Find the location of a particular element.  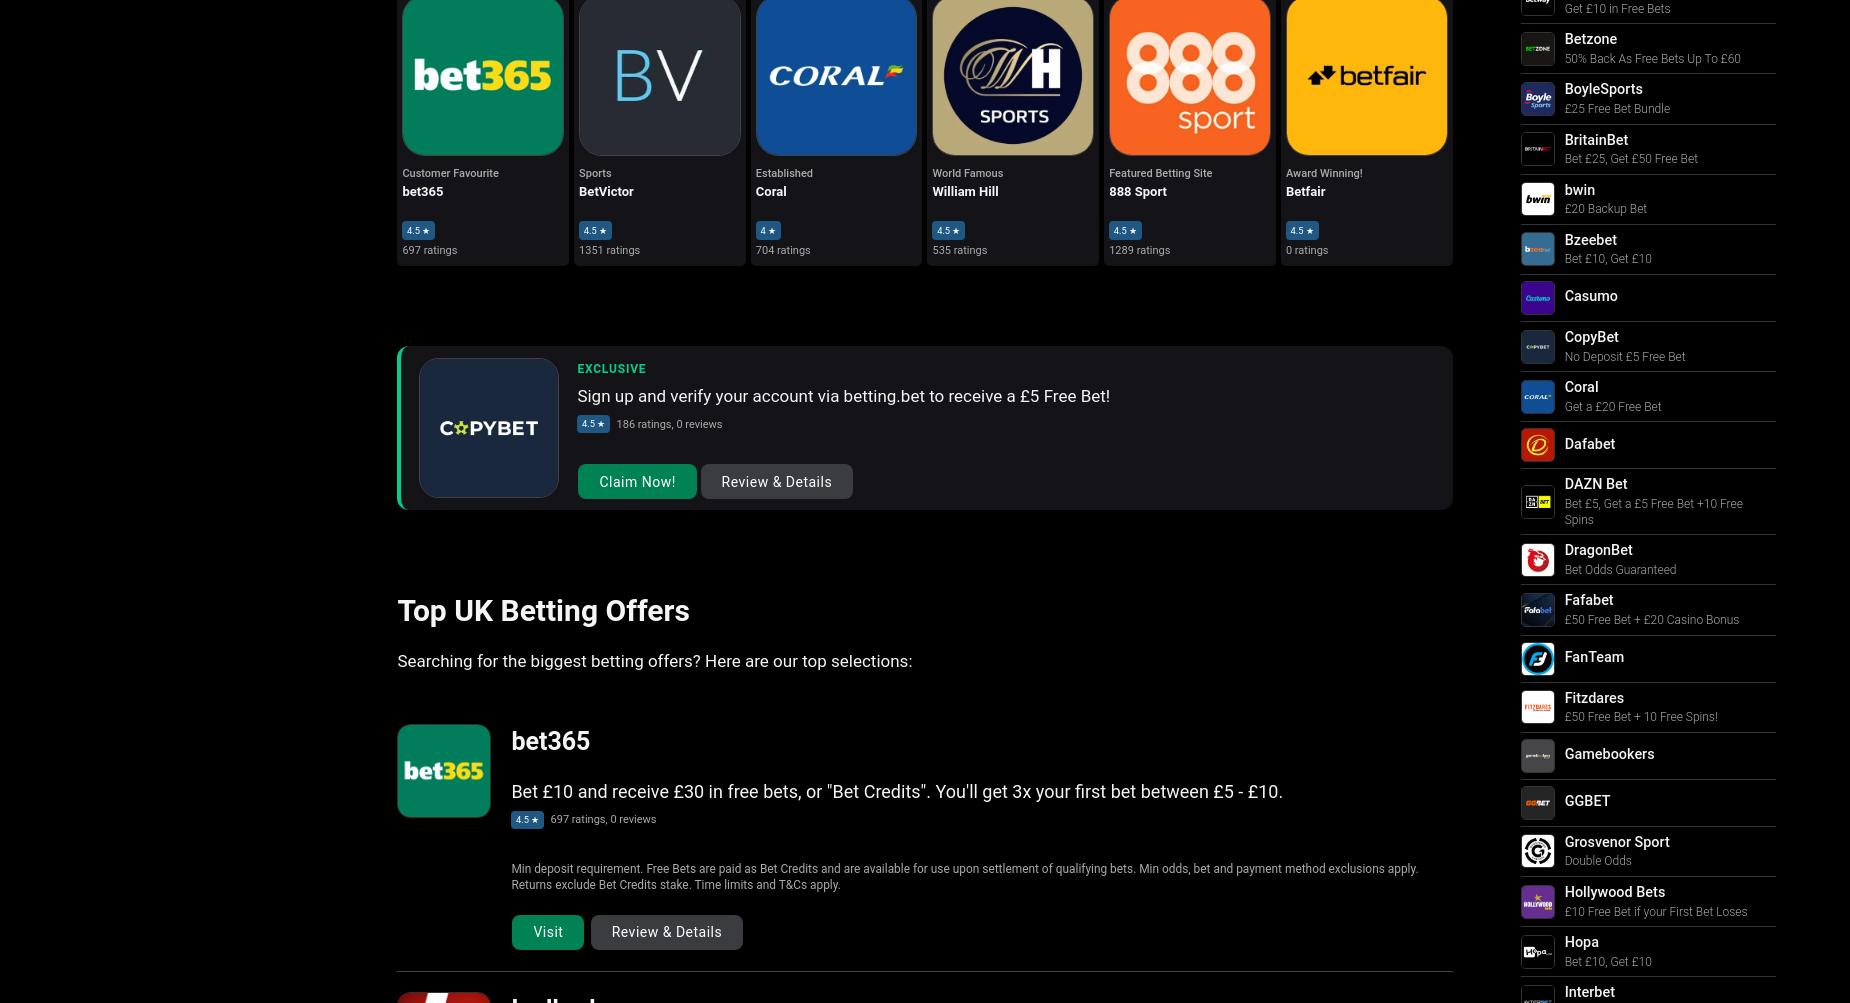

'1289 ratings' is located at coordinates (1108, 249).